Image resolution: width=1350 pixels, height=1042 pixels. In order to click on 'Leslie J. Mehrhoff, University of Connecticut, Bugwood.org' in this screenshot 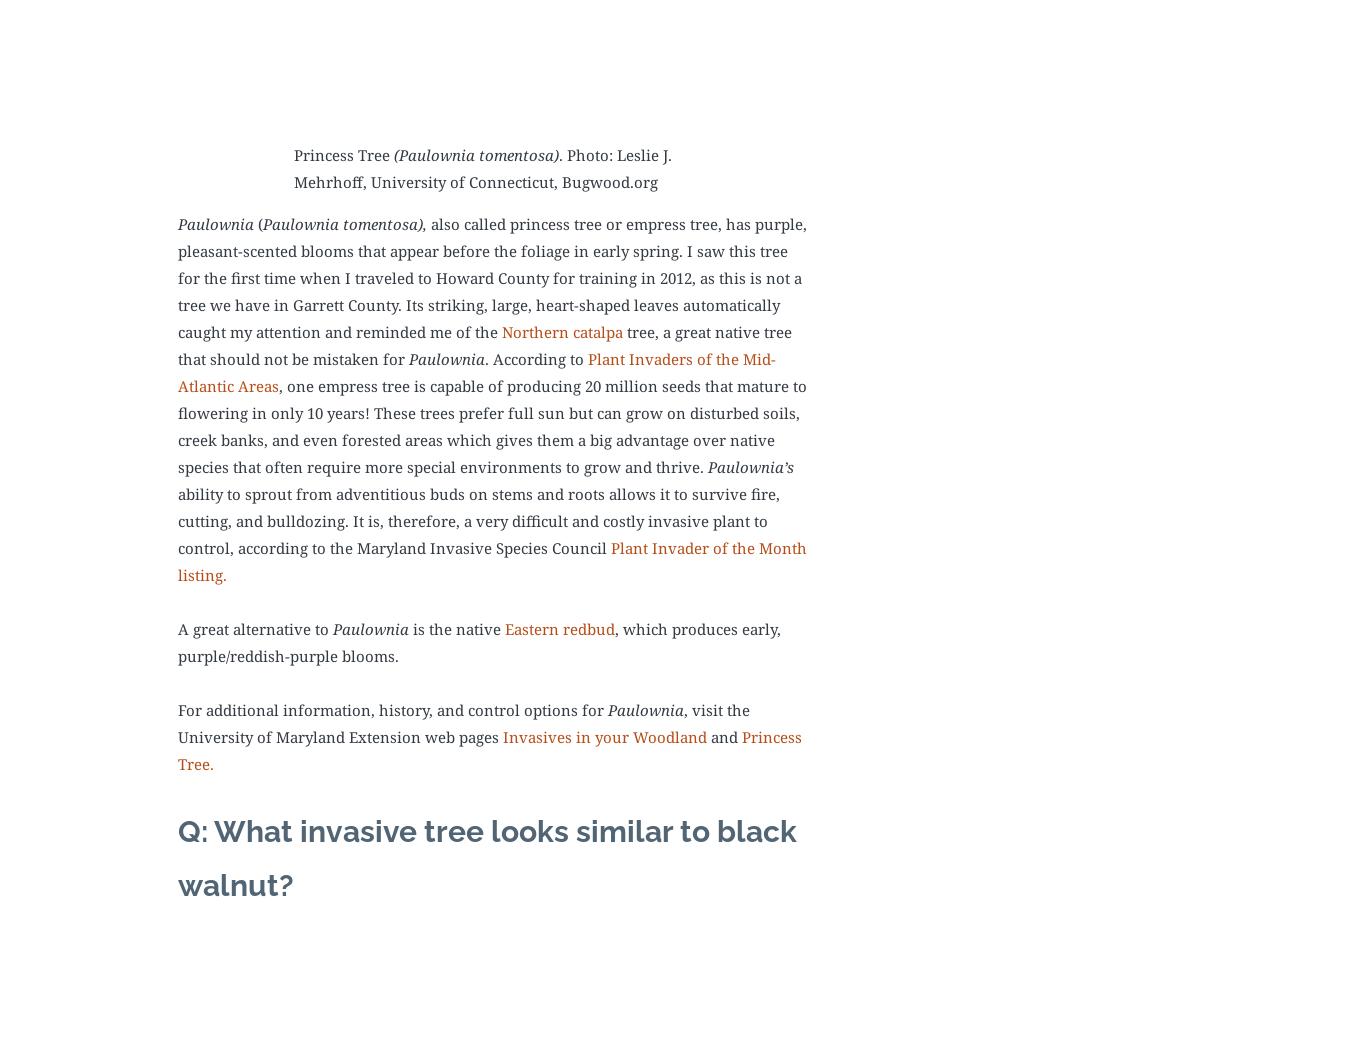, I will do `click(291, 168)`.